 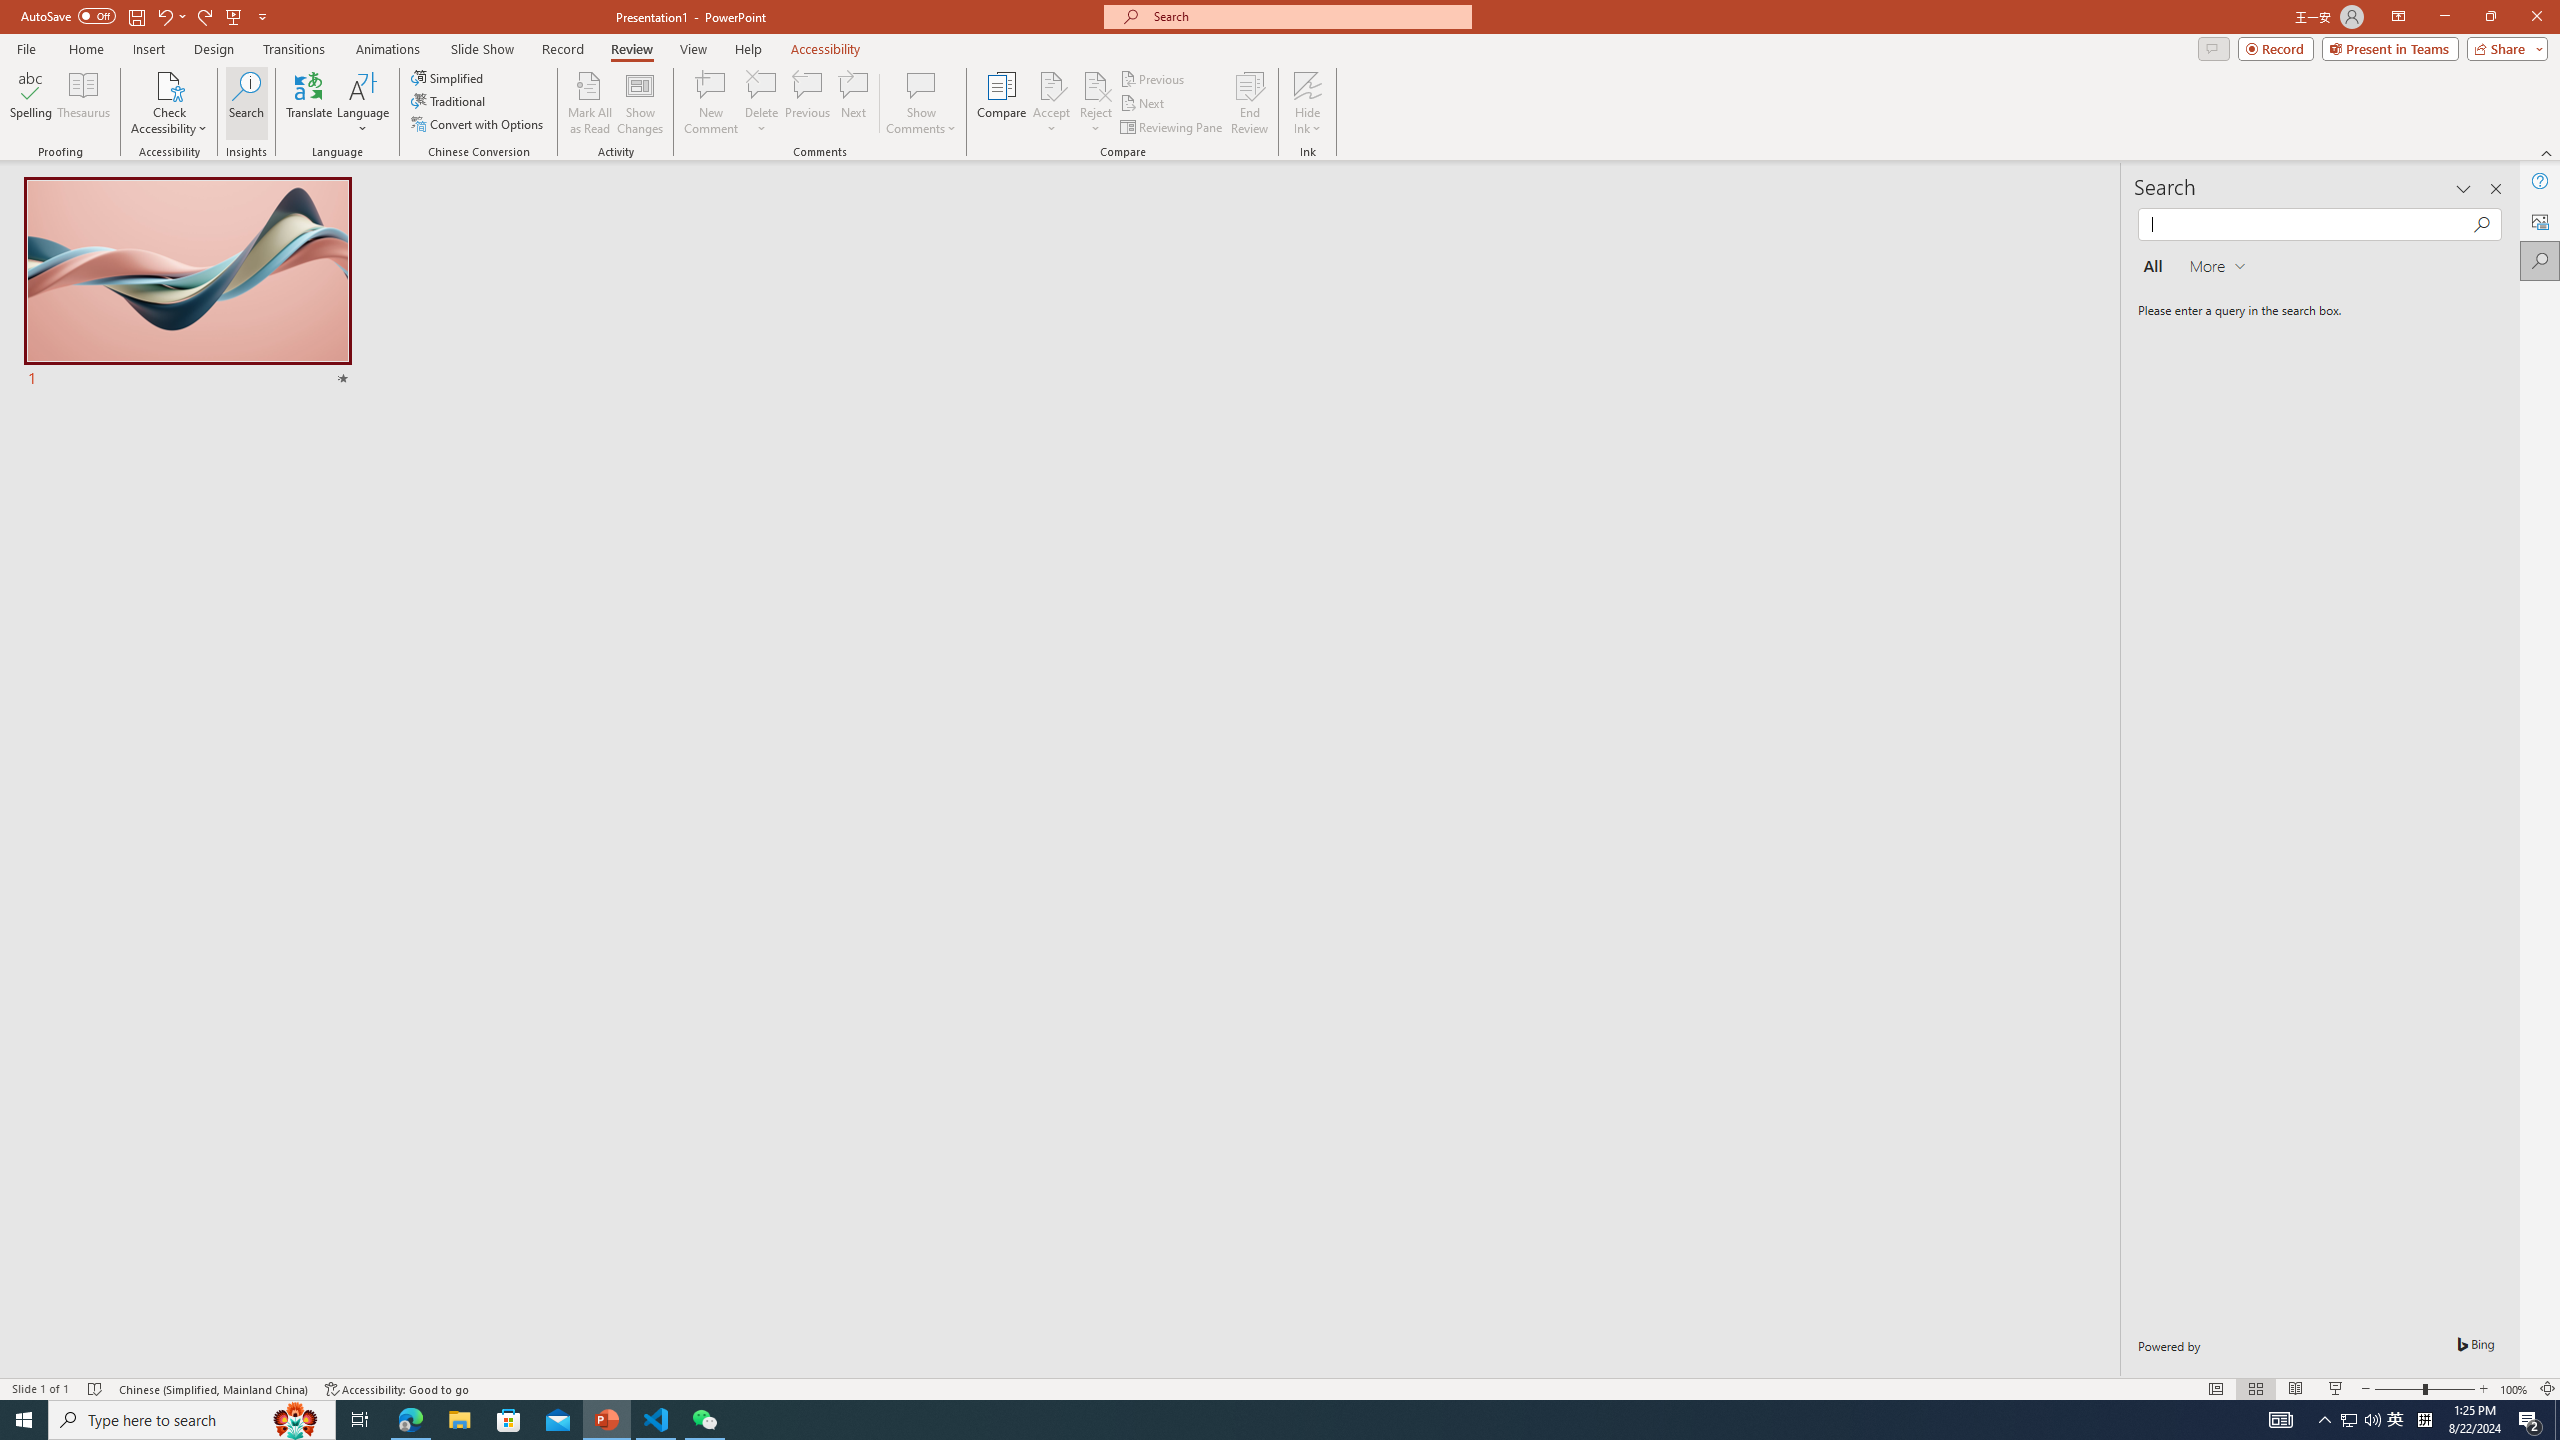 What do you see at coordinates (761, 103) in the screenshot?
I see `'Delete'` at bounding box center [761, 103].